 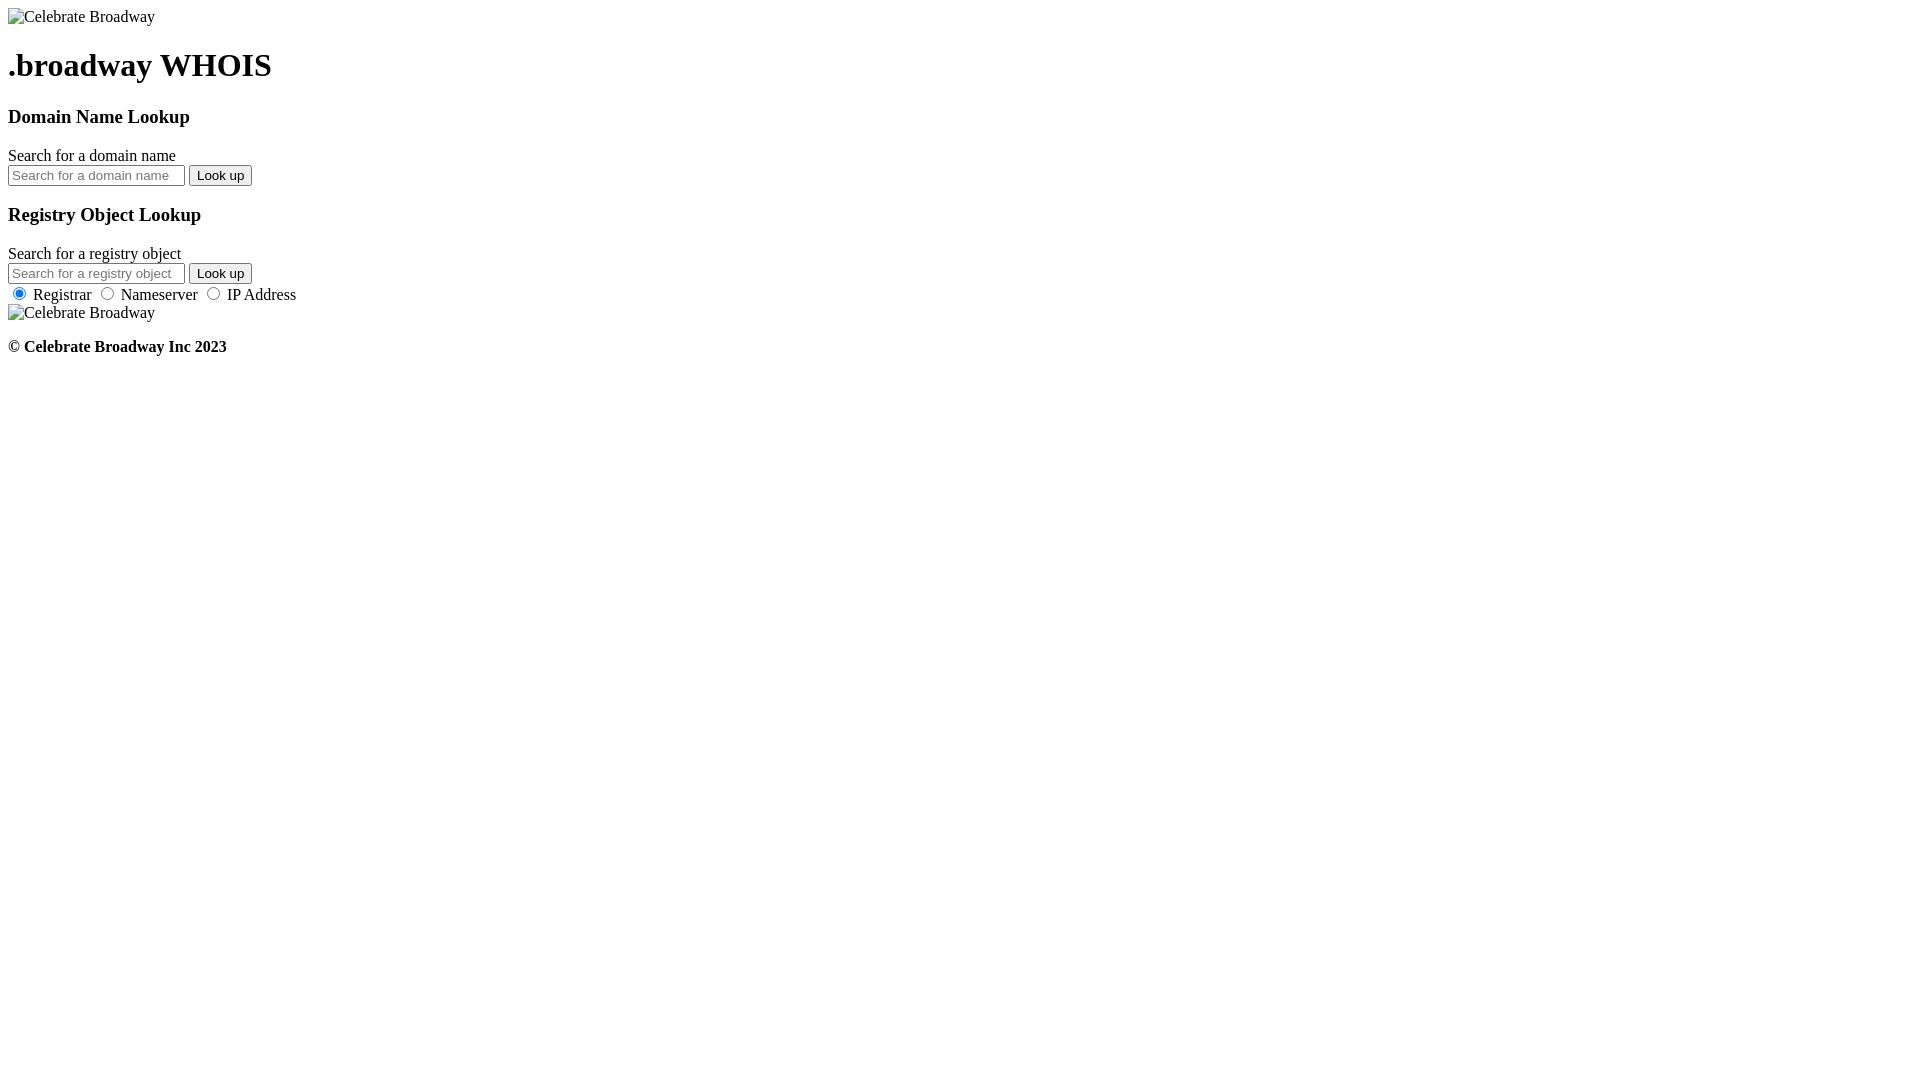 I want to click on 'Look up', so click(x=188, y=273).